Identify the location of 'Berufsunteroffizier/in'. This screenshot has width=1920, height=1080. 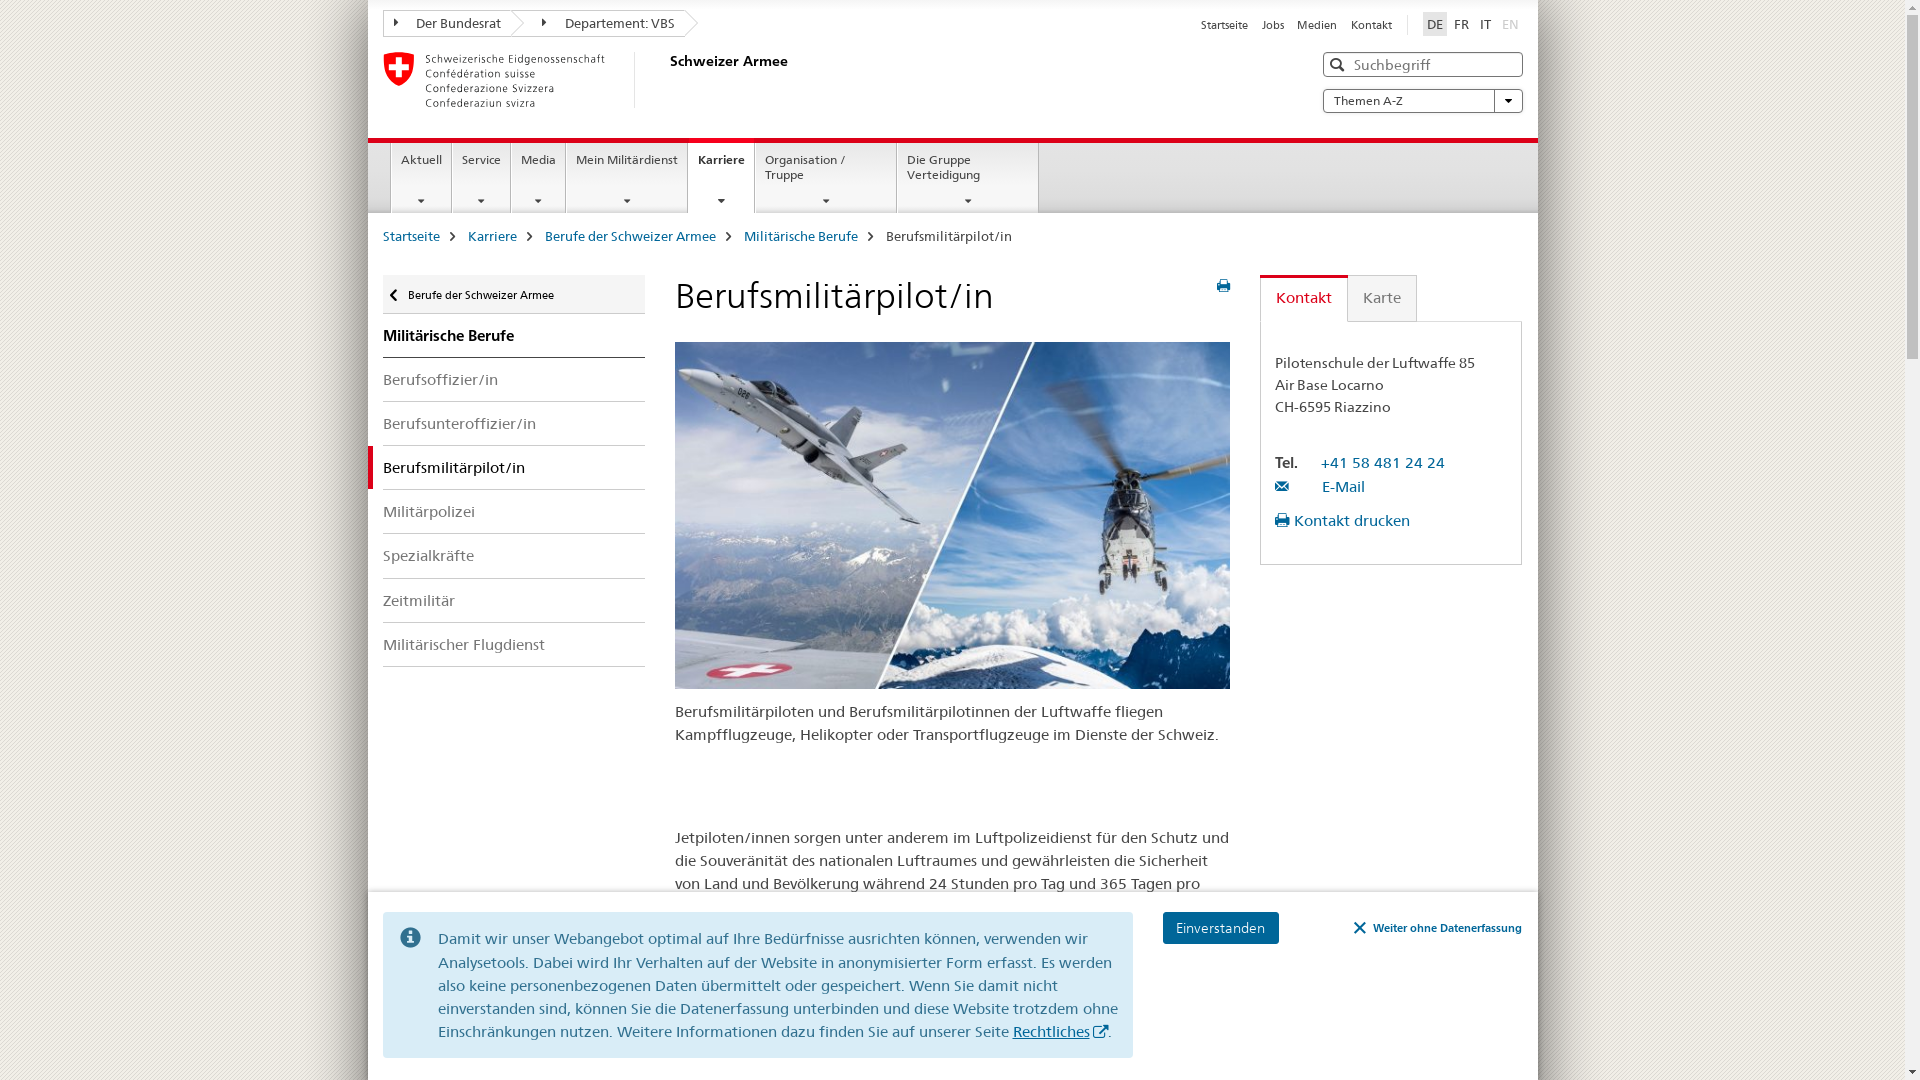
(513, 422).